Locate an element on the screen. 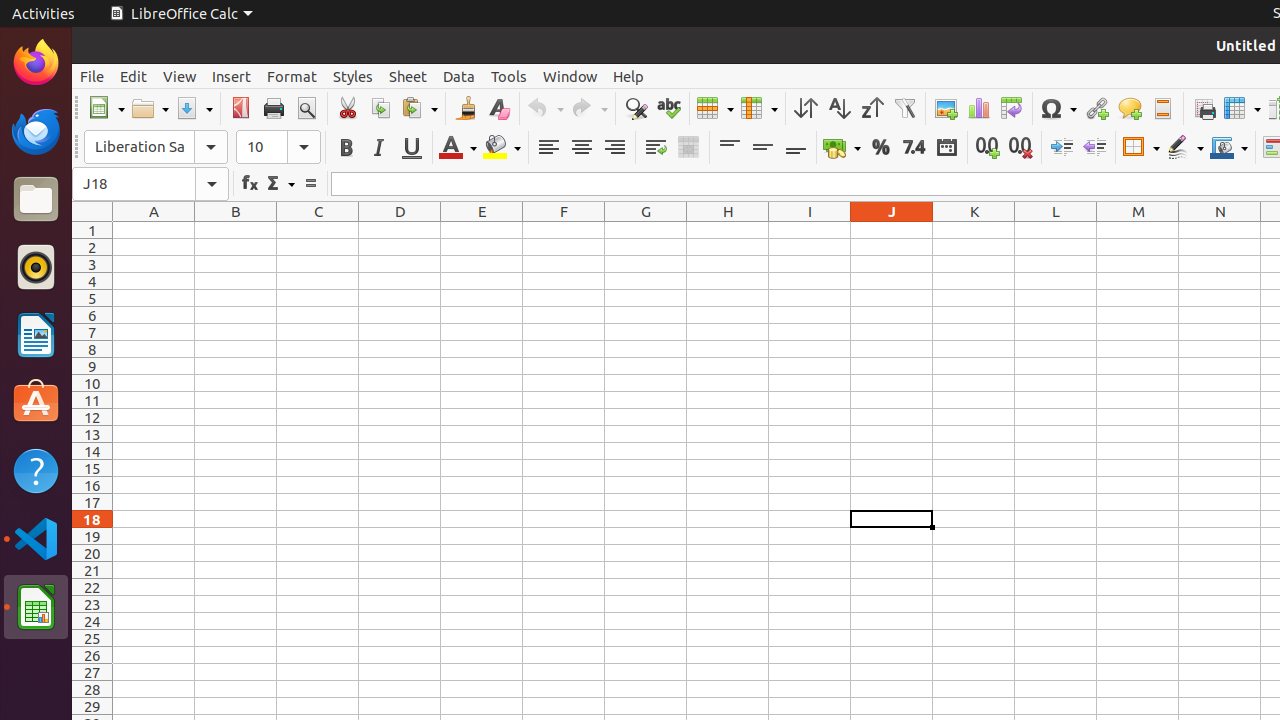  'Data' is located at coordinates (458, 75).